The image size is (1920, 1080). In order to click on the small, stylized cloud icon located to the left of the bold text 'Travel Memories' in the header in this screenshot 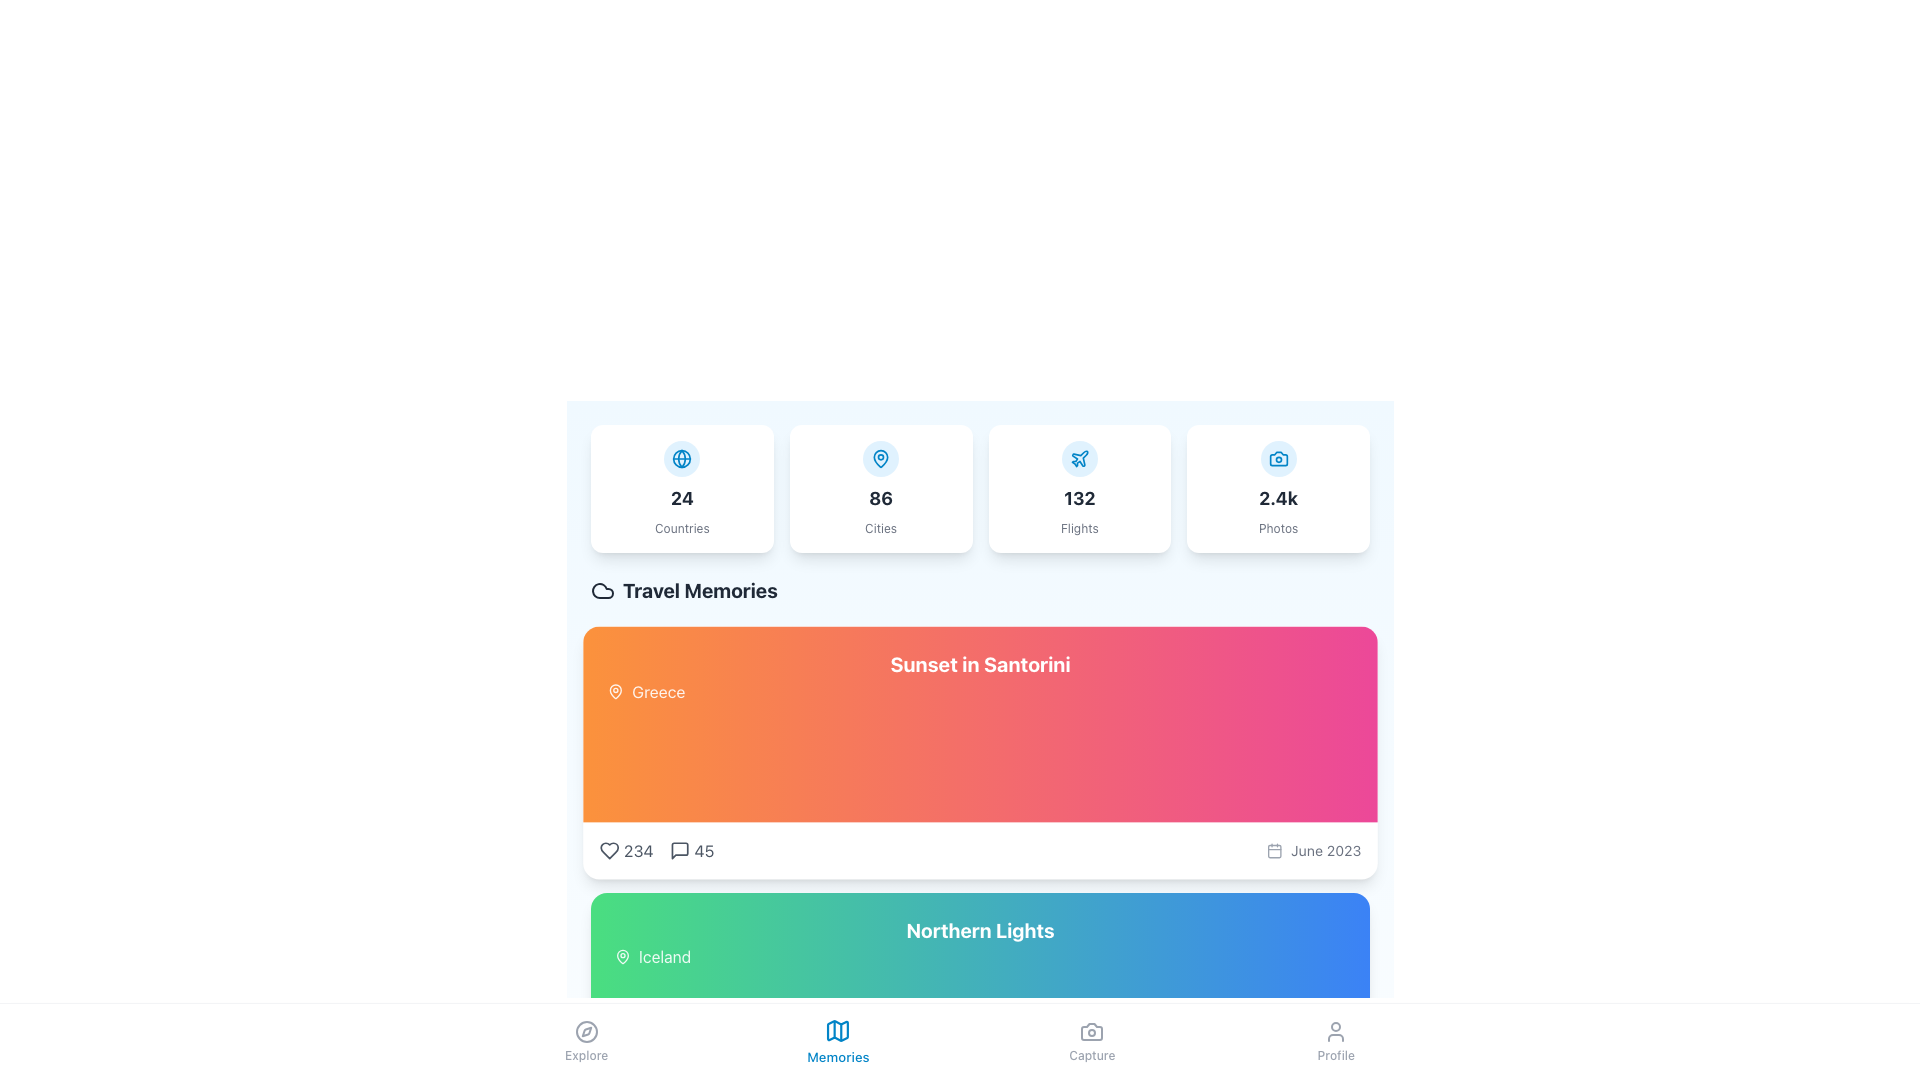, I will do `click(602, 589)`.